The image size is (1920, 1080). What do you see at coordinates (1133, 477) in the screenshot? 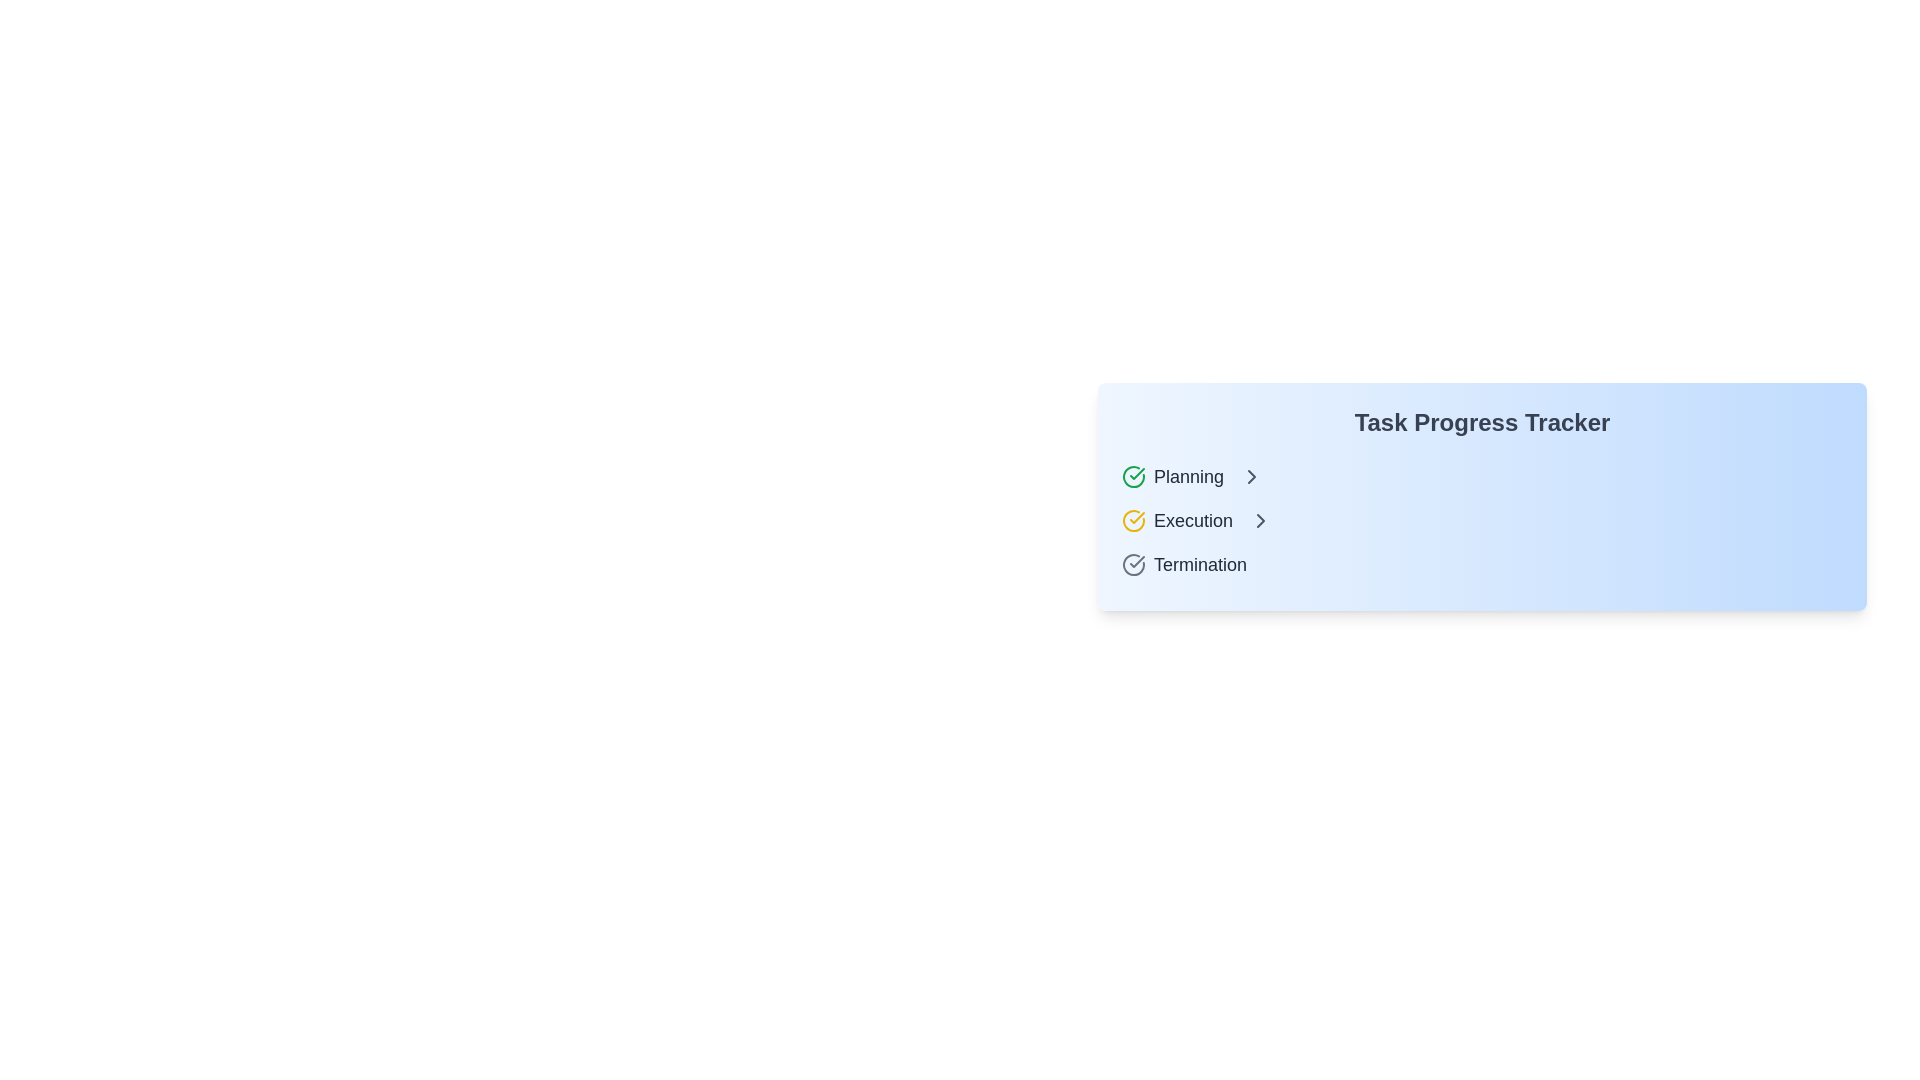
I see `the green checkmark circle icon, which represents the completed task stage, located to the left of the 'Planning' label in the task progress tracker` at bounding box center [1133, 477].